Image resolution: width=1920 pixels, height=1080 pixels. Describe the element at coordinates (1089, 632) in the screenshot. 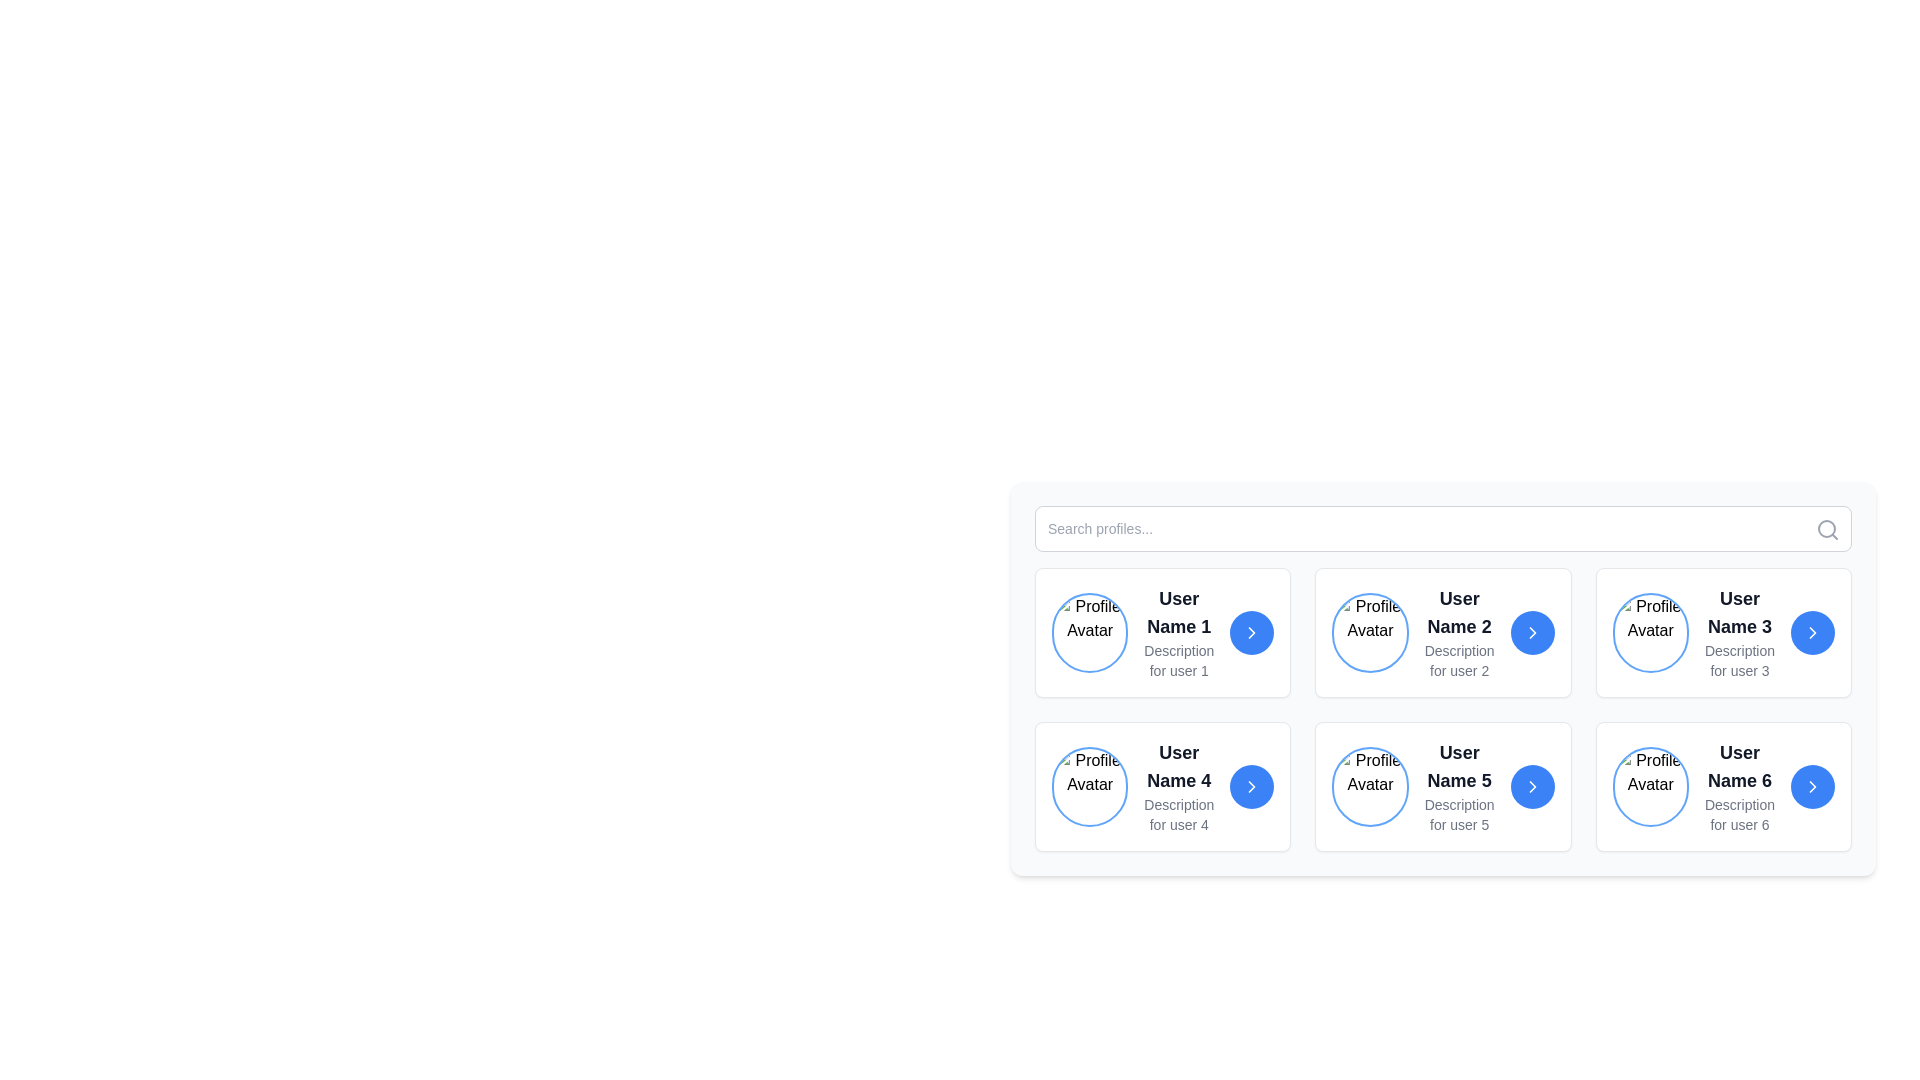

I see `the circular profile picture placeholder with a blue border labeled 'Profile Avatar' to trigger the tooltip` at that location.